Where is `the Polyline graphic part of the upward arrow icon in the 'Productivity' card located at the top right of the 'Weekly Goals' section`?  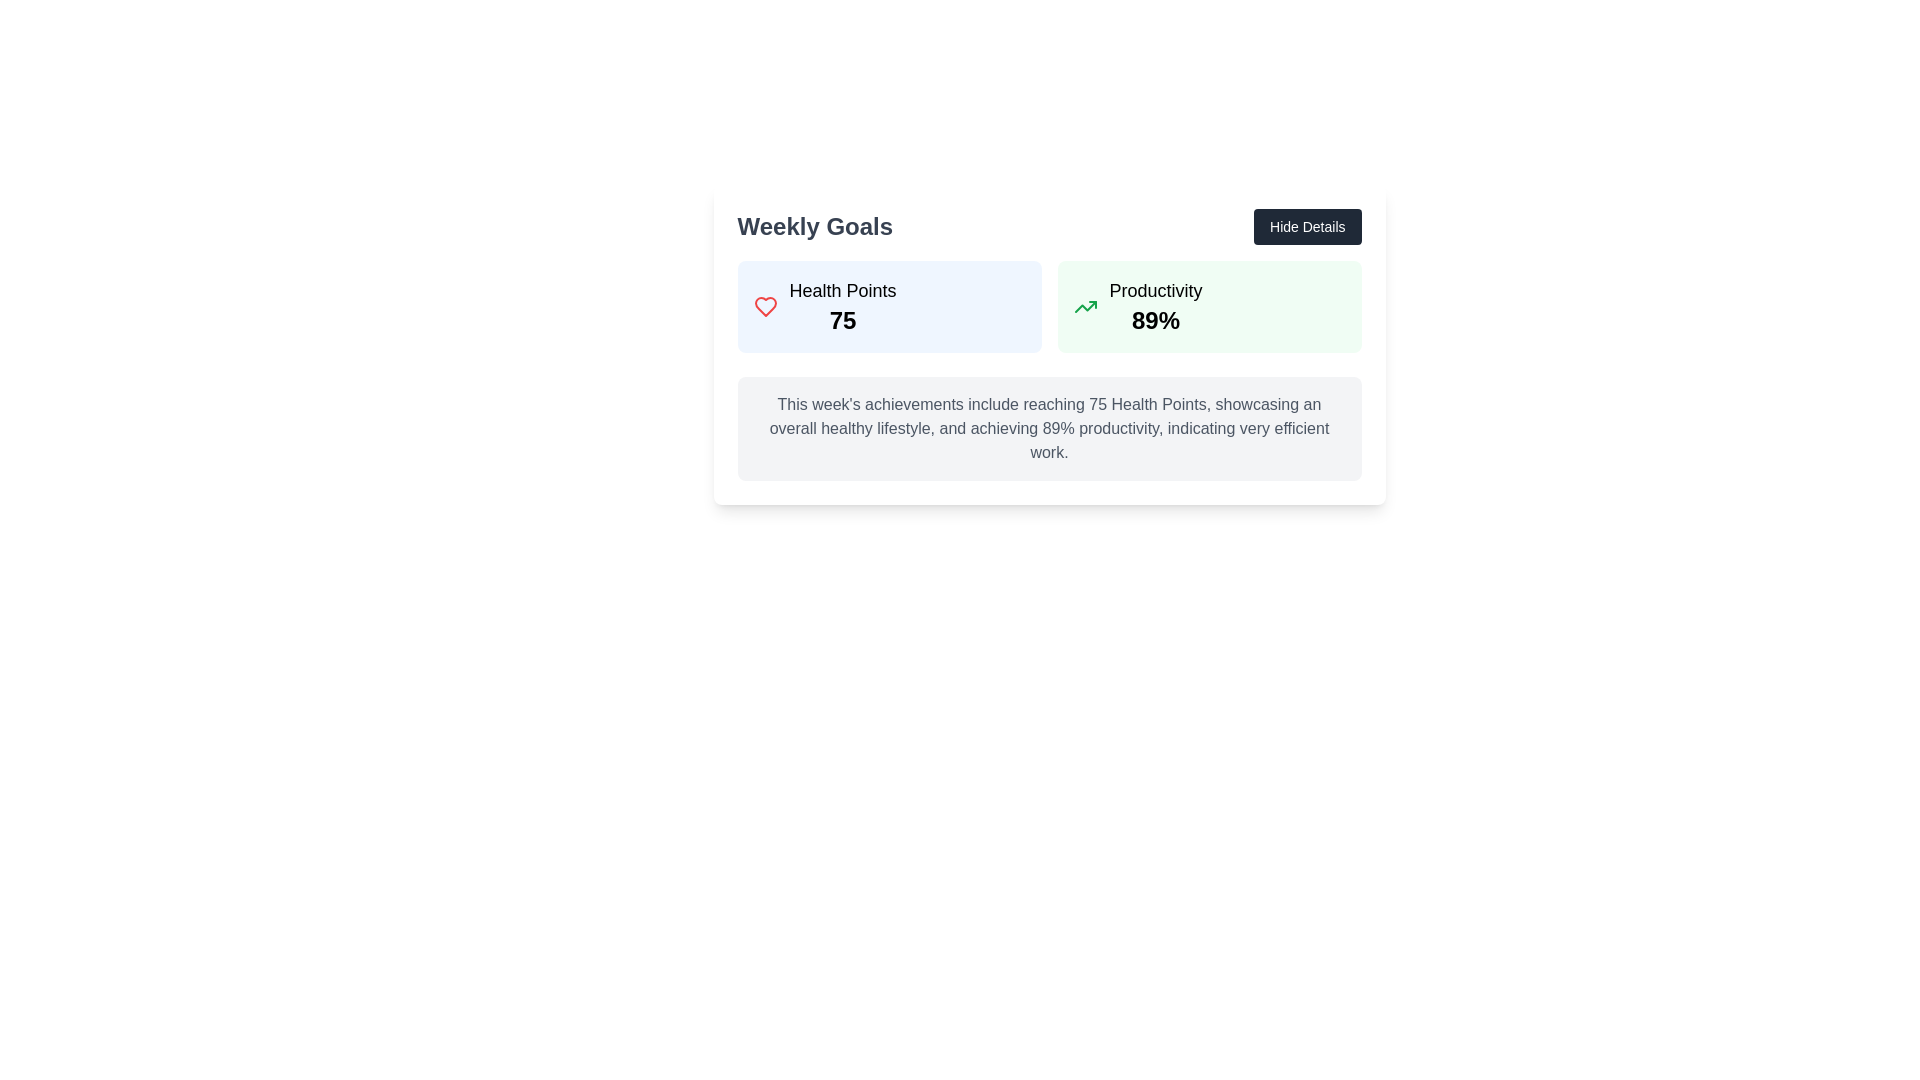
the Polyline graphic part of the upward arrow icon in the 'Productivity' card located at the top right of the 'Weekly Goals' section is located at coordinates (1084, 307).